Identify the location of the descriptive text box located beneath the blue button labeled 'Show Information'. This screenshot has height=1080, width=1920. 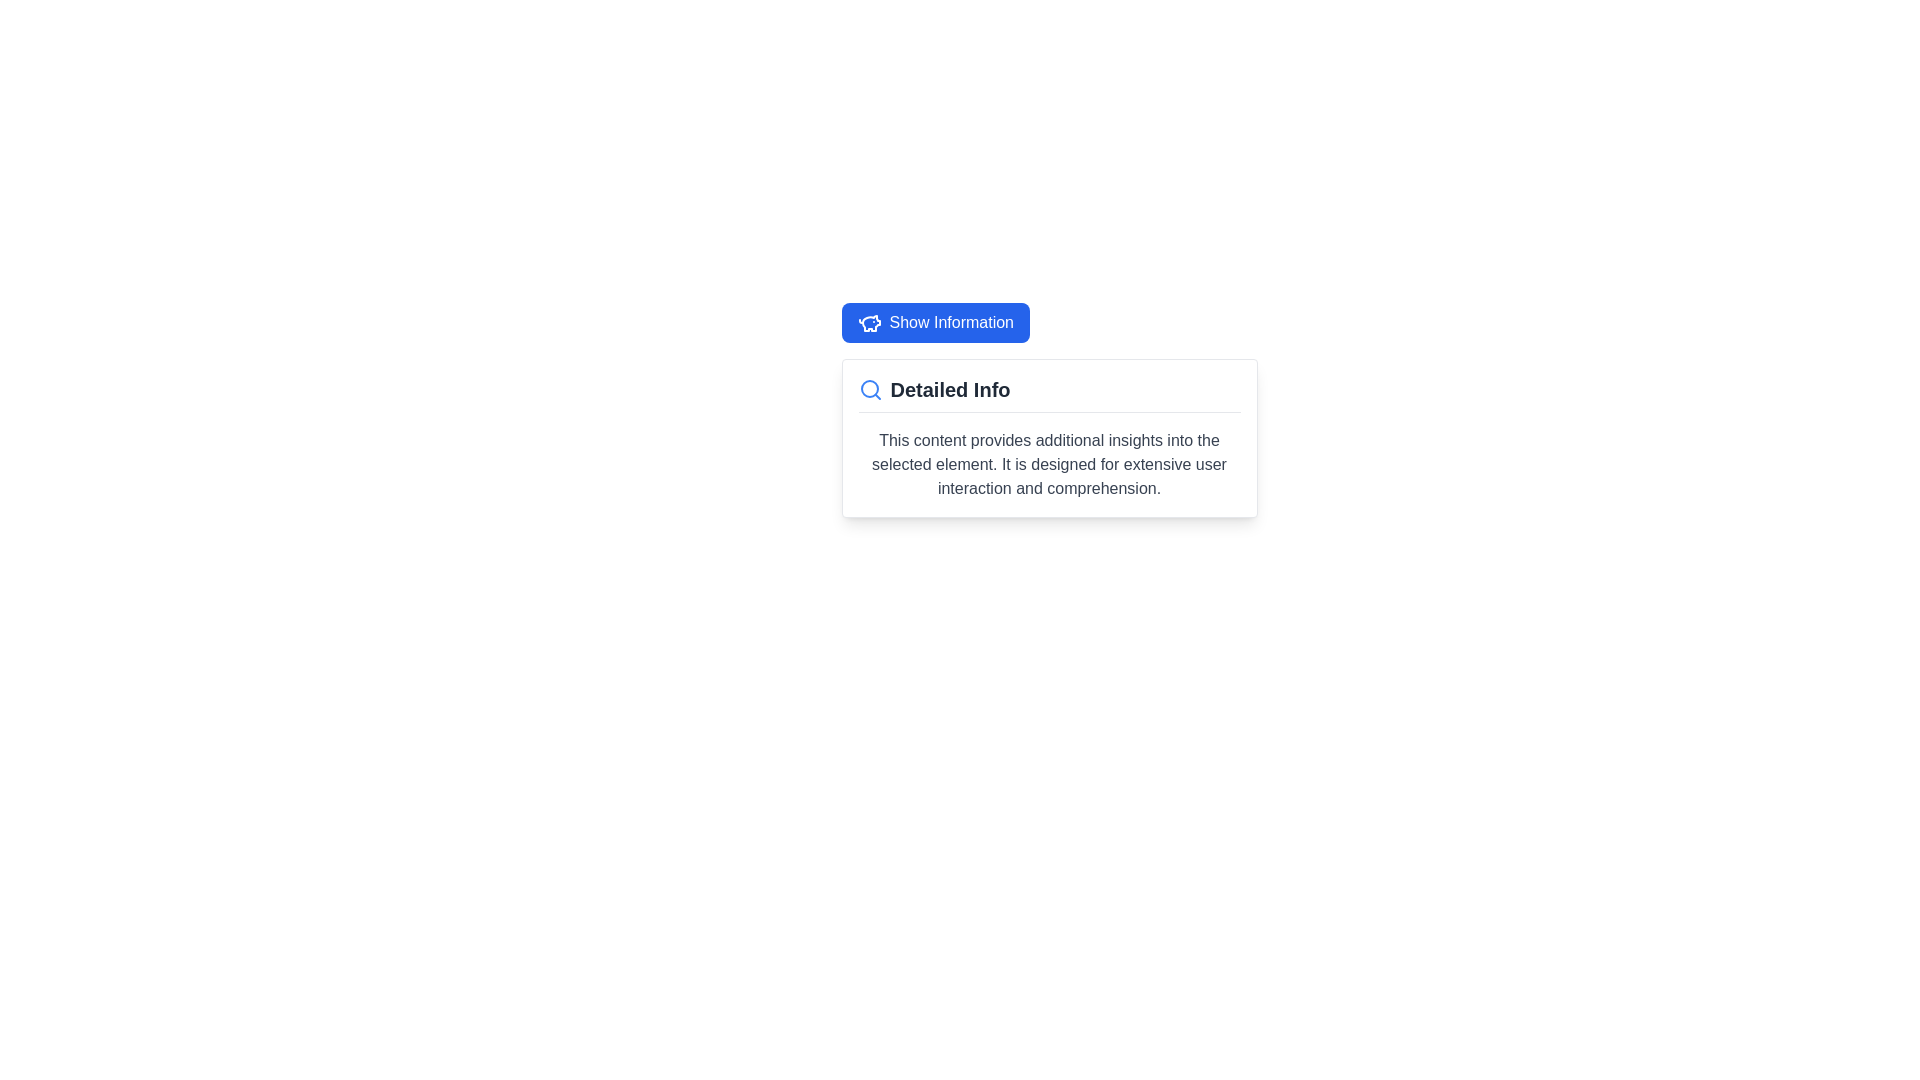
(1048, 437).